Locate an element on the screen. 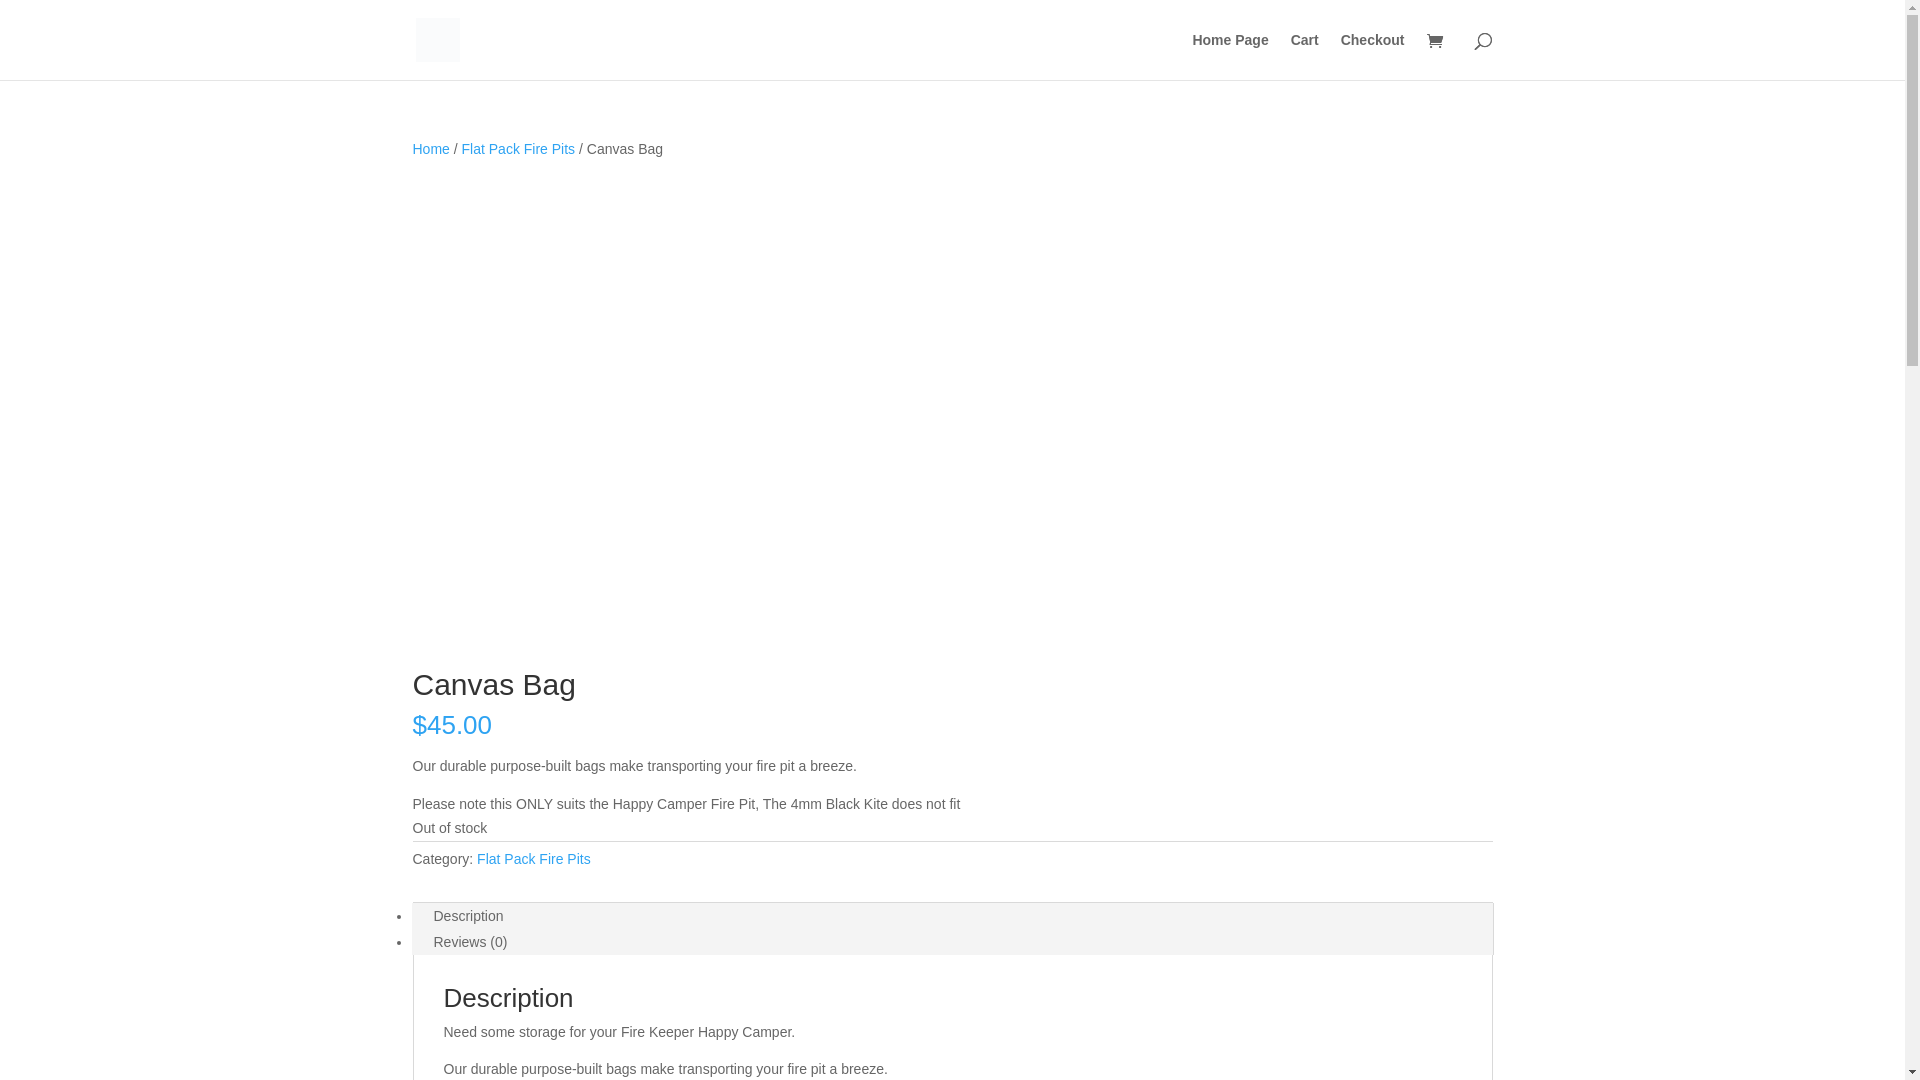 This screenshot has height=1080, width=1920. 'Description' is located at coordinates (468, 915).